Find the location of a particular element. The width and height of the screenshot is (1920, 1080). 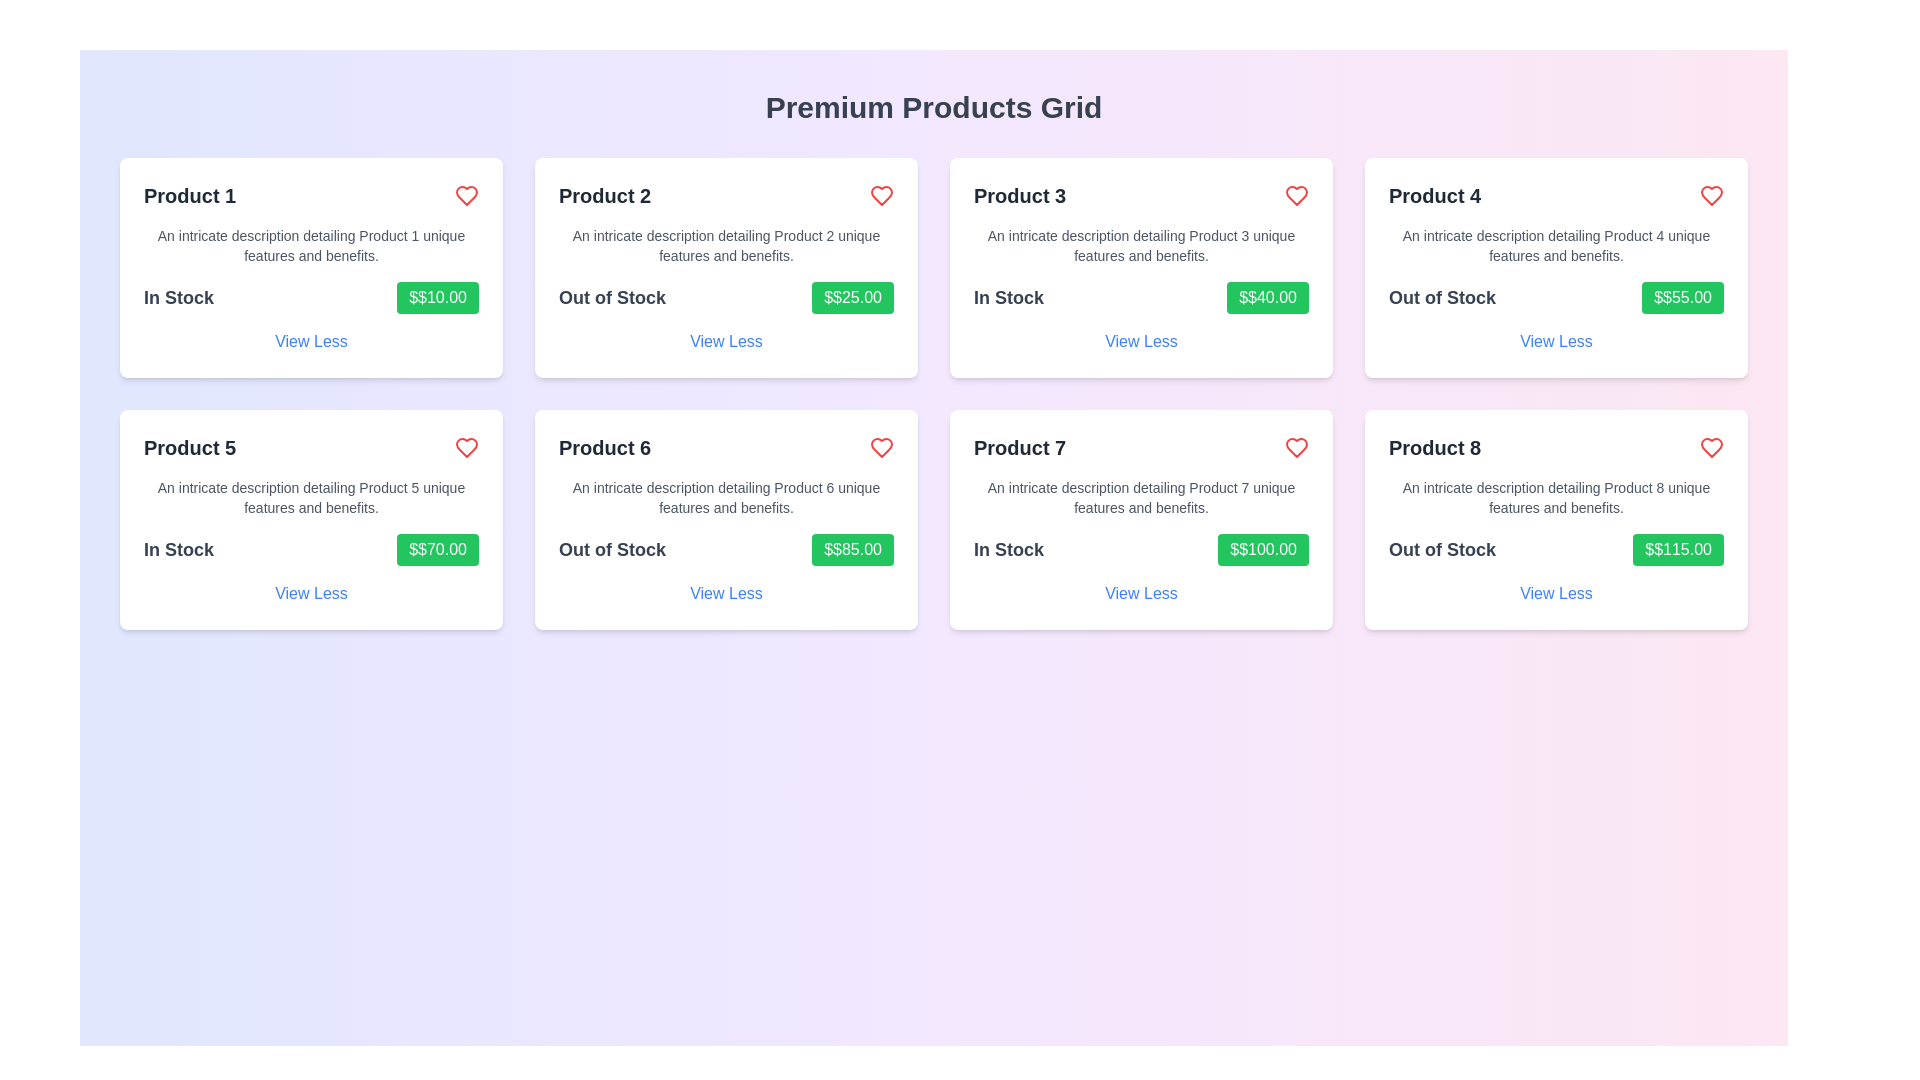

the price button located within the 'Product 5' card, under the 'In Stock' label is located at coordinates (437, 550).